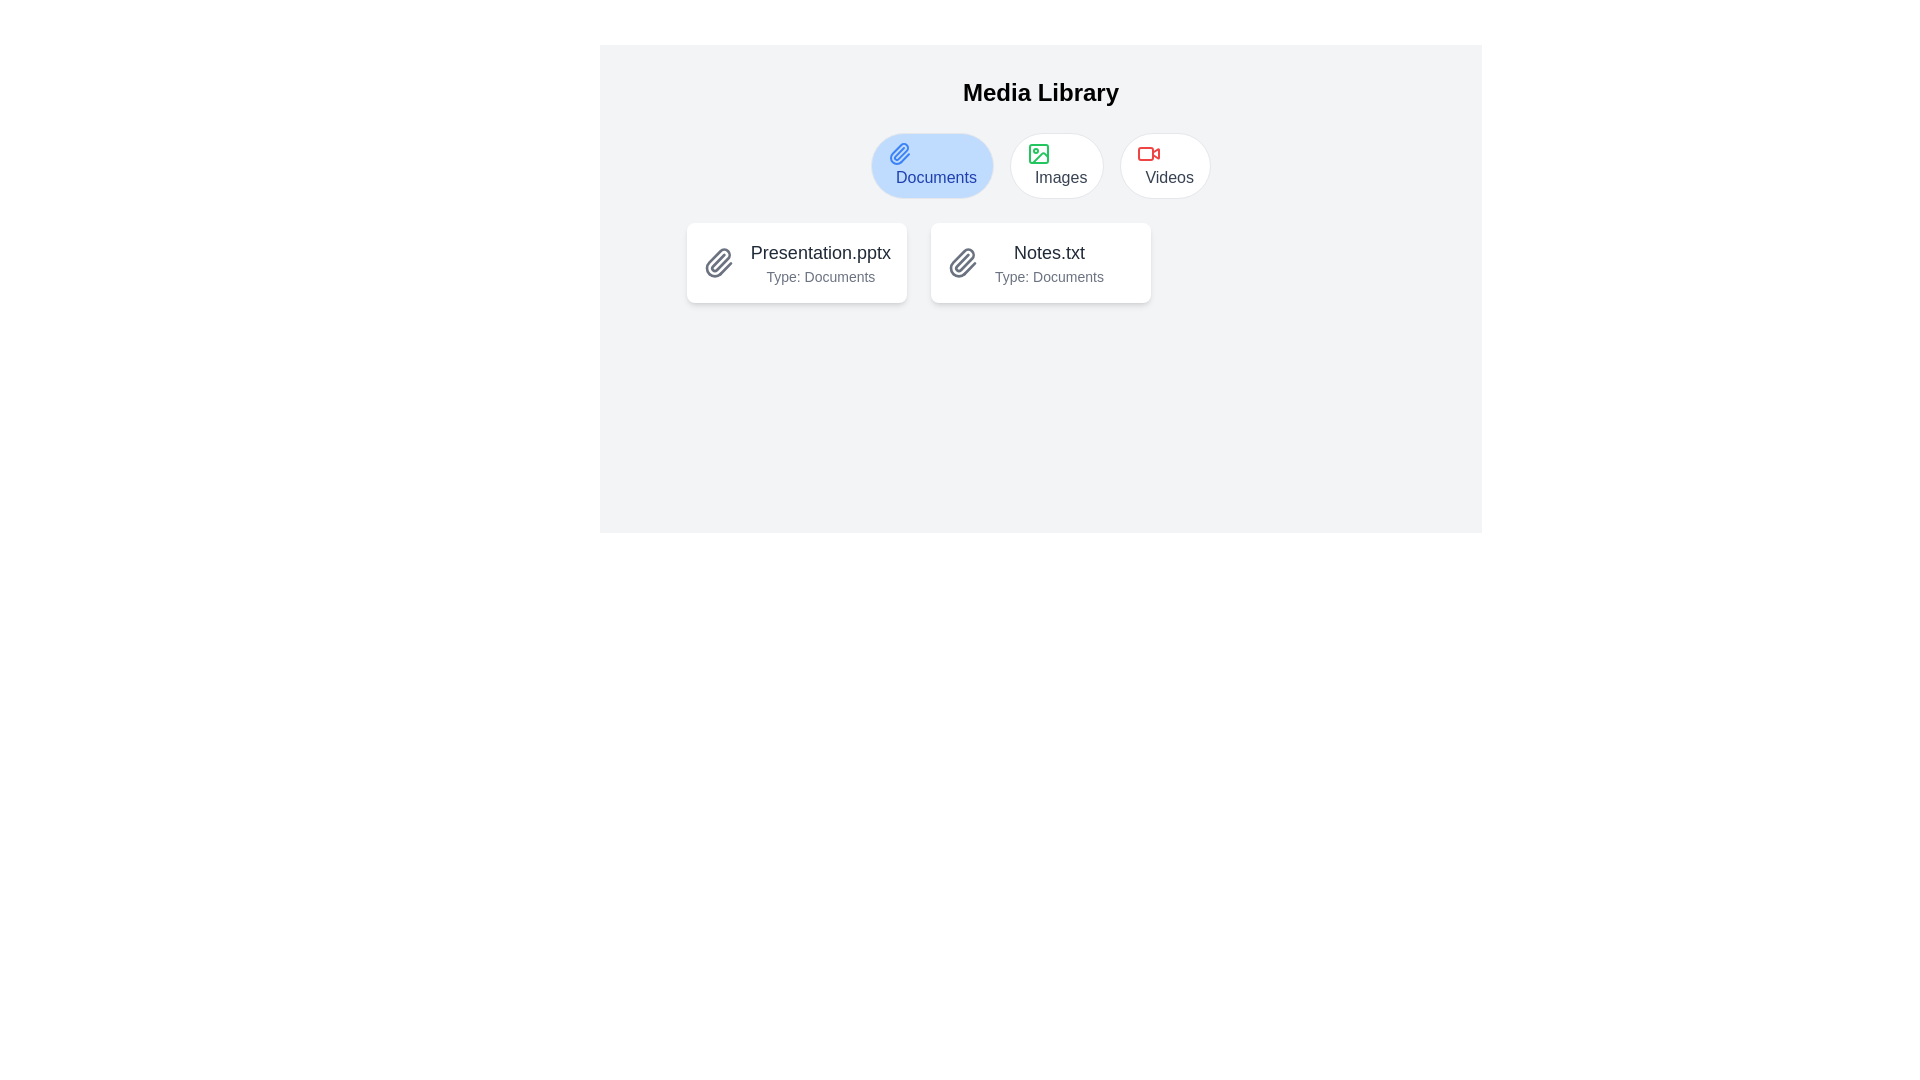  What do you see at coordinates (962, 261) in the screenshot?
I see `the paperclip icon, which is a minimalistic grey graphical representation located next to the text information of the 'Notes.txt' document` at bounding box center [962, 261].